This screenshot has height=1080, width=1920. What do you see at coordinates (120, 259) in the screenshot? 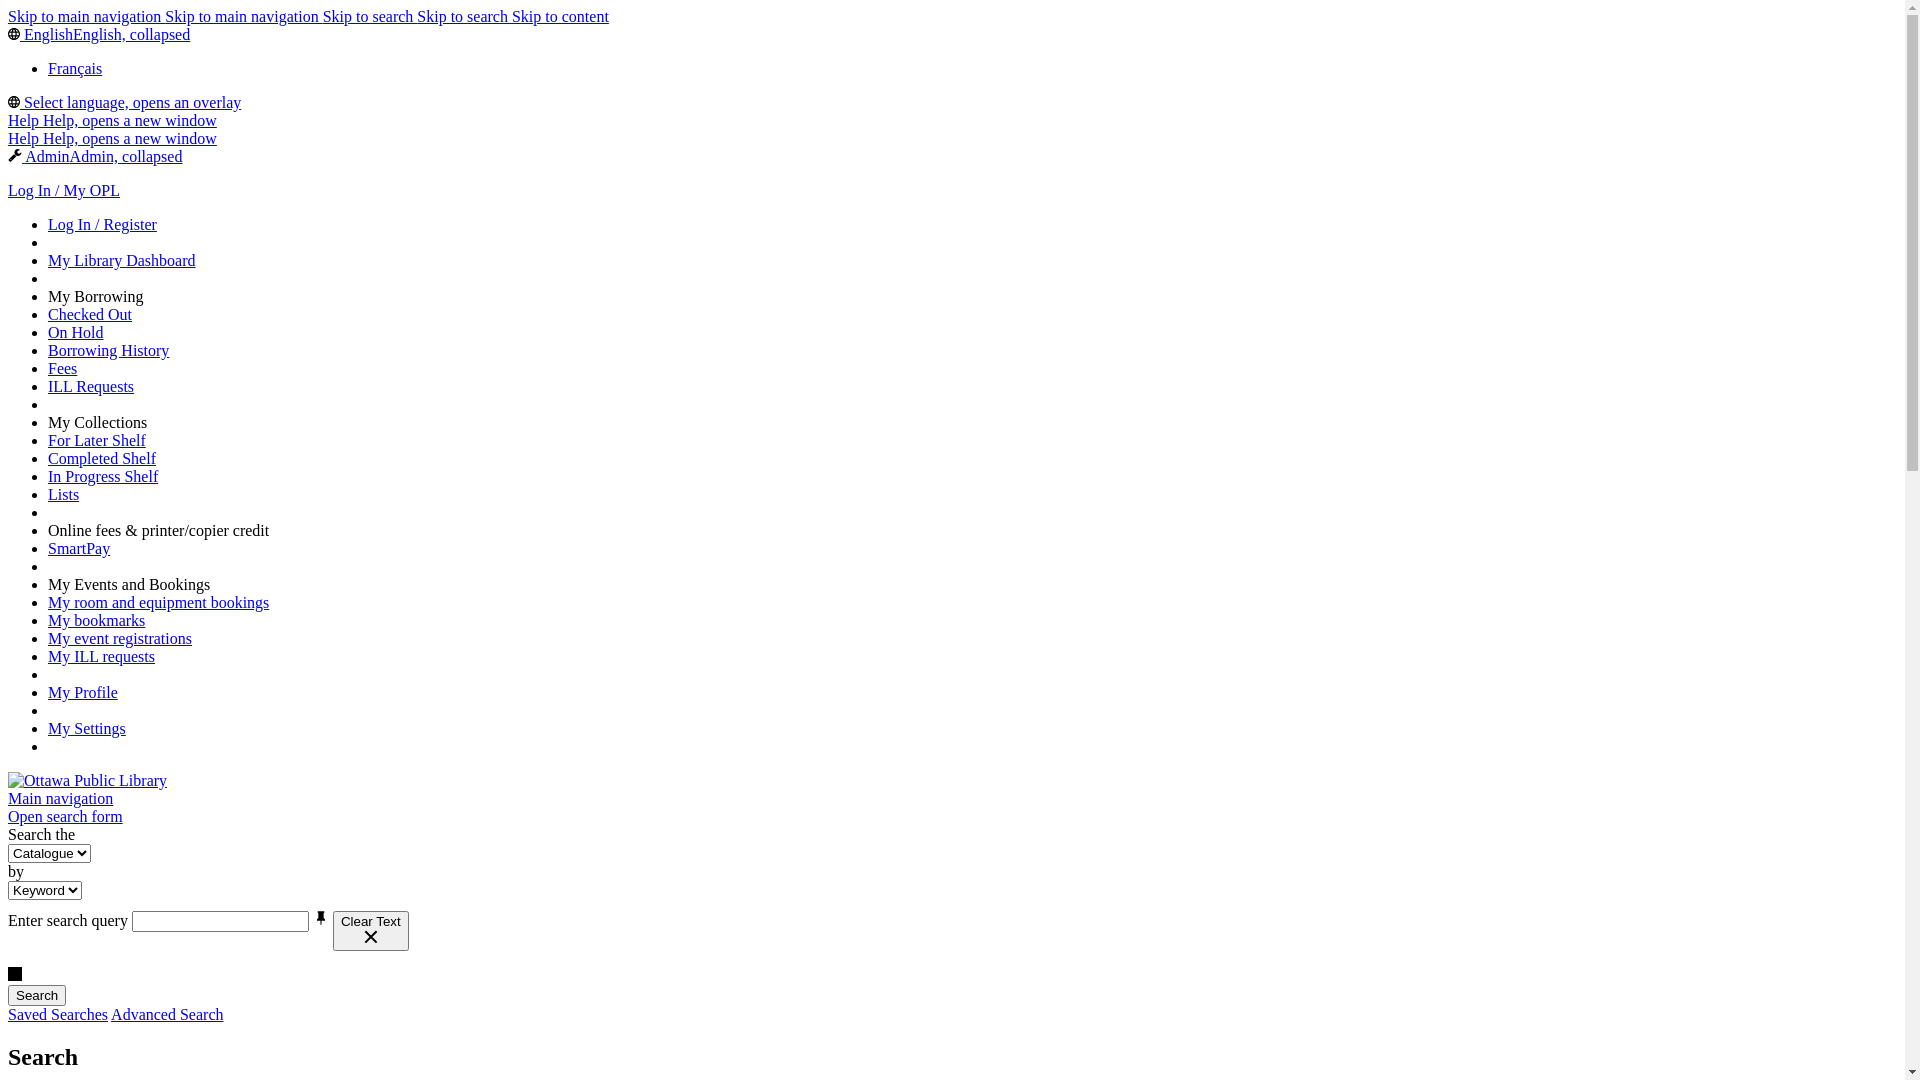
I see `'My Library Dashboard'` at bounding box center [120, 259].